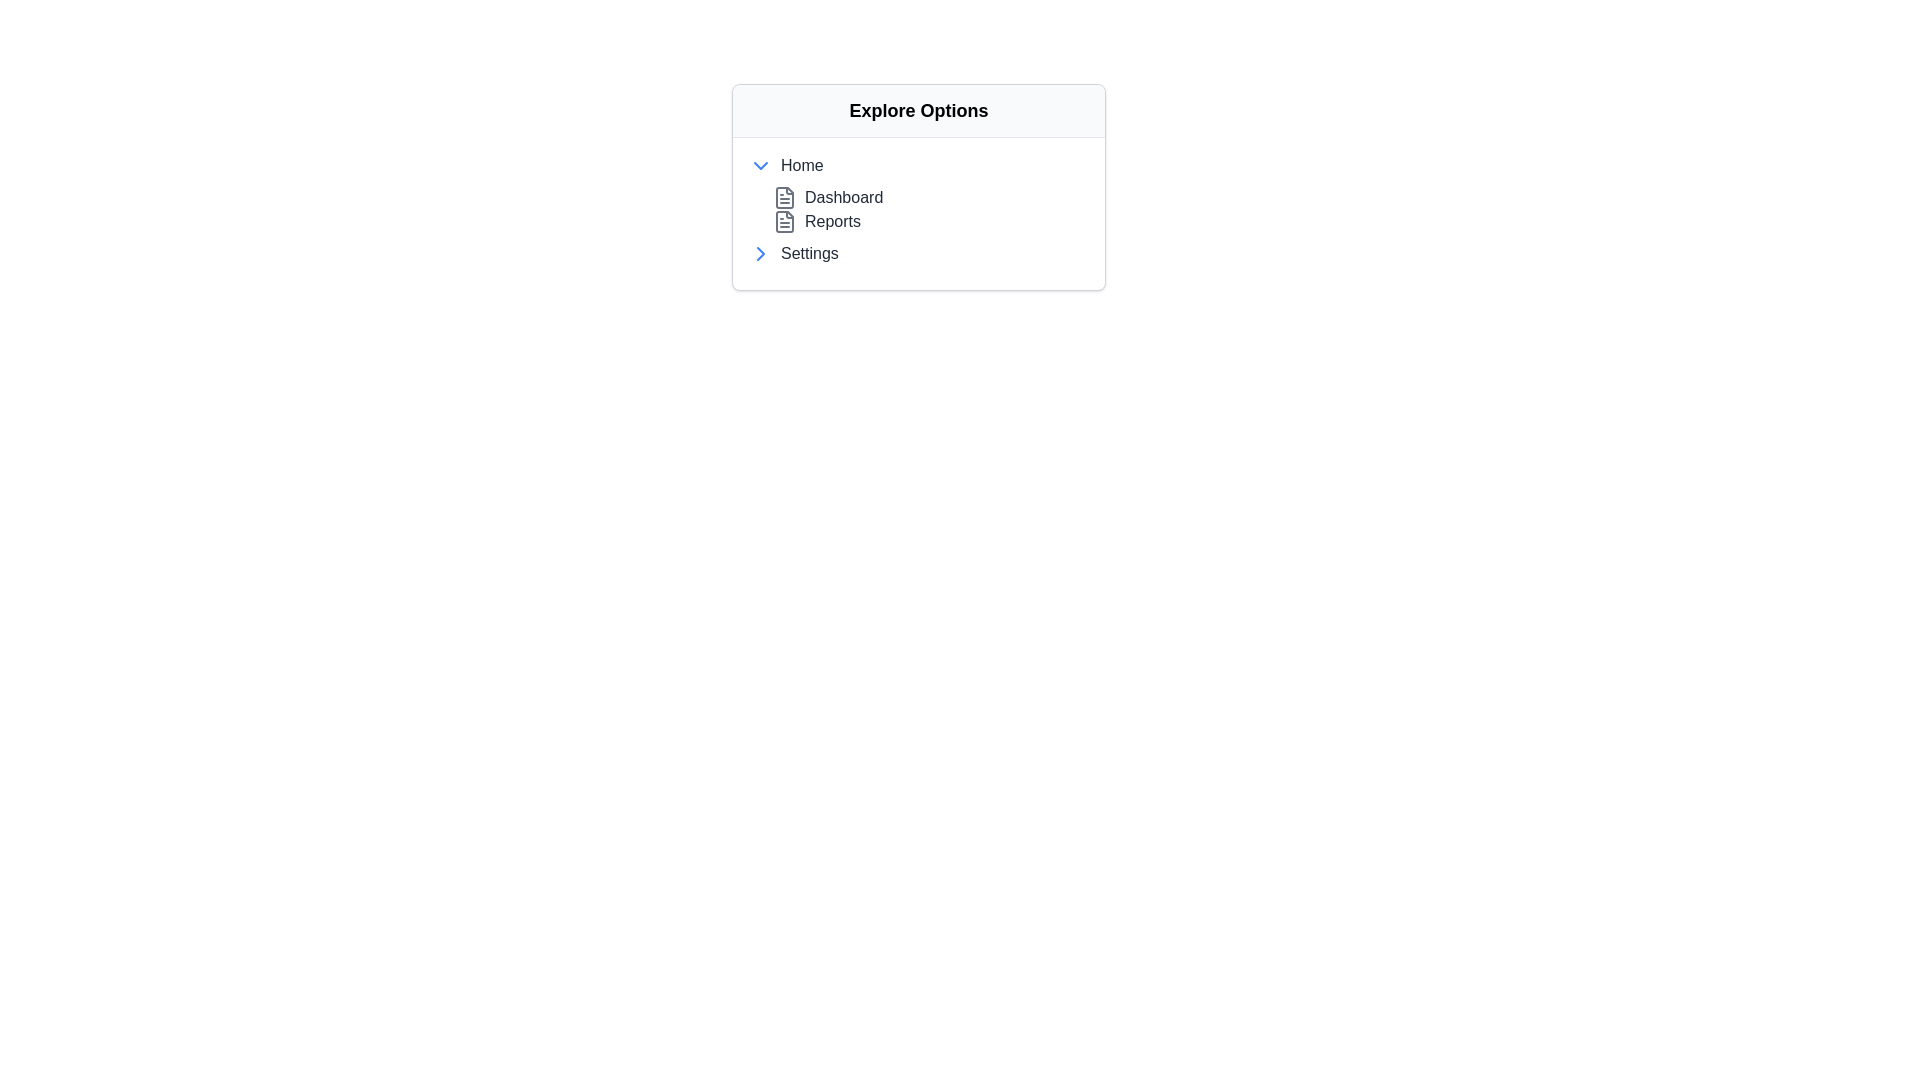 The width and height of the screenshot is (1920, 1080). Describe the element at coordinates (802, 164) in the screenshot. I see `the 'Home' label, which is a dark gray textual label located in the 'Explore Options' dropdown menu, positioned to the right of a downward-pointing arrow icon` at that location.